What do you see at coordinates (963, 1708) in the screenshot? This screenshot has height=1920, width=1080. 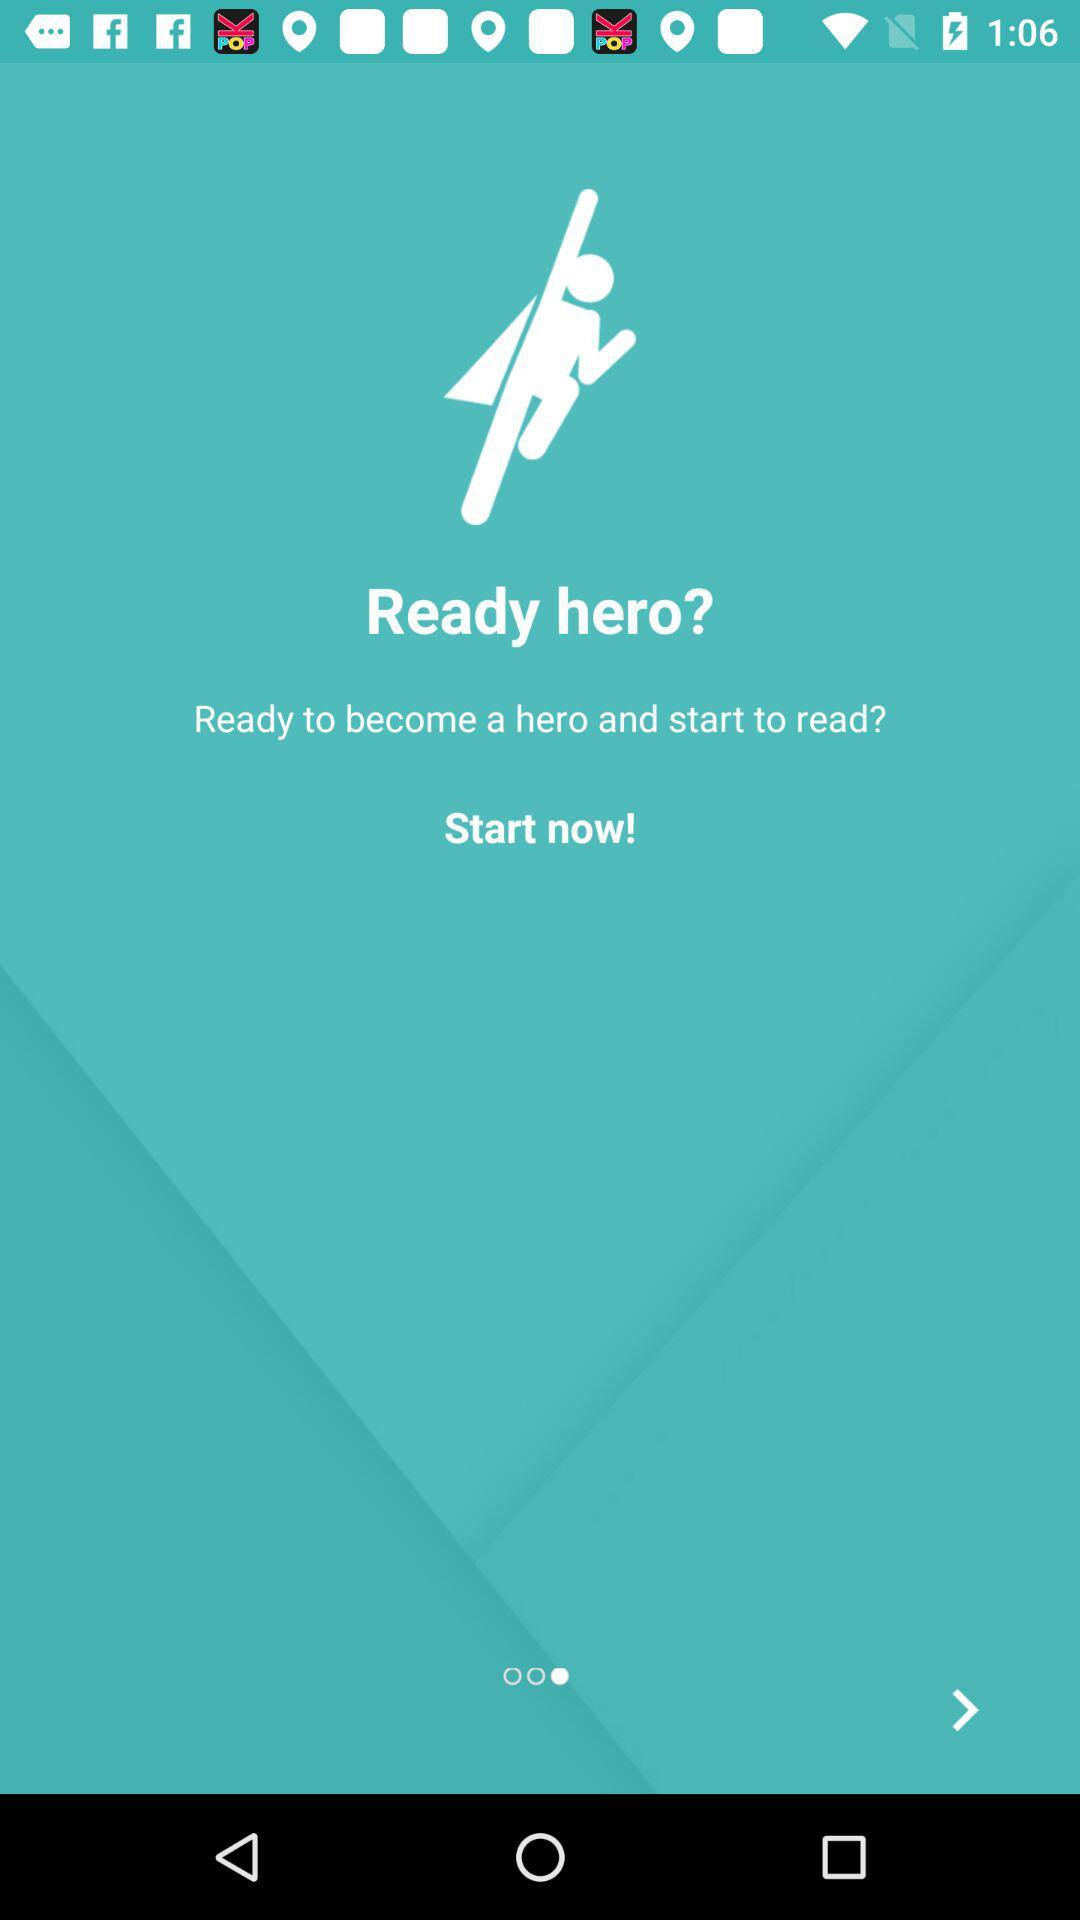 I see `the arrow_forward icon` at bounding box center [963, 1708].